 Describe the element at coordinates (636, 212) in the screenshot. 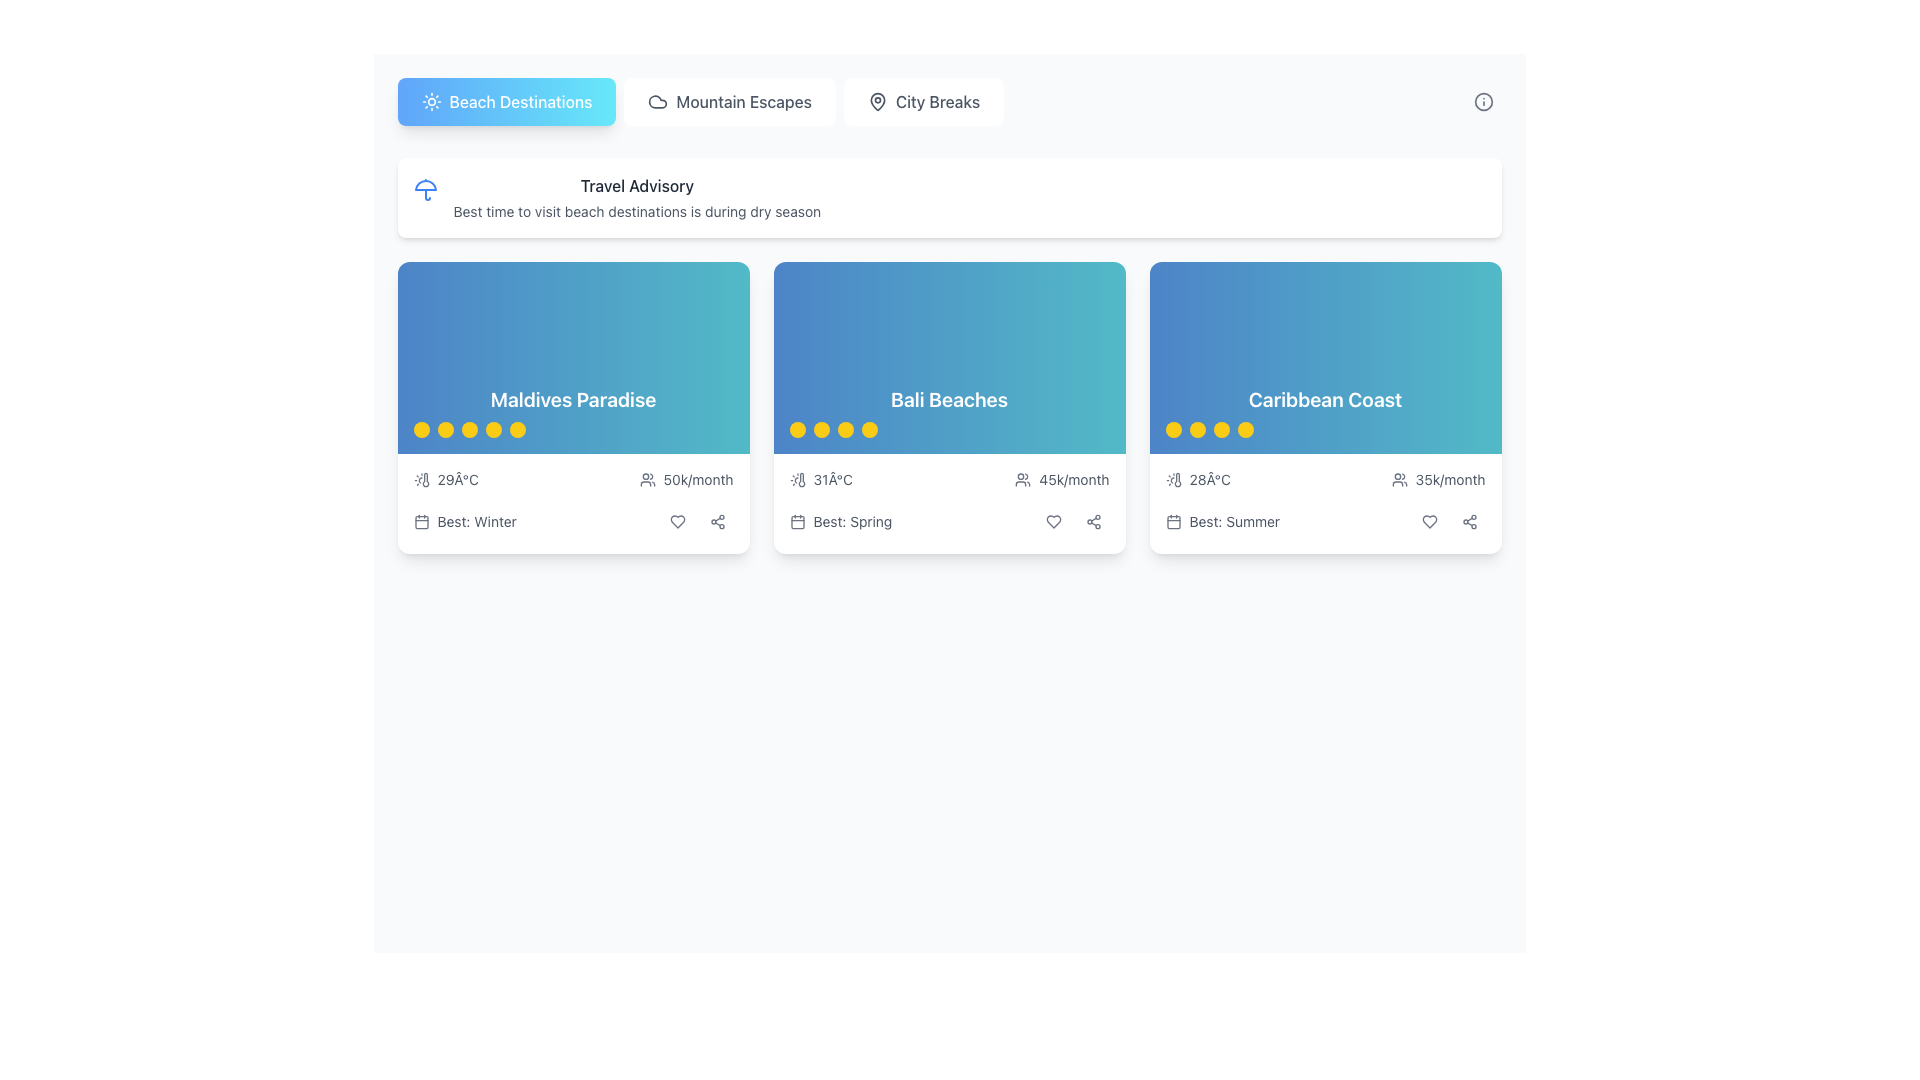

I see `the informational text that displays contextual advice related to beach destinations, located below the 'Travel Advisory' heading, to emphasize it` at that location.